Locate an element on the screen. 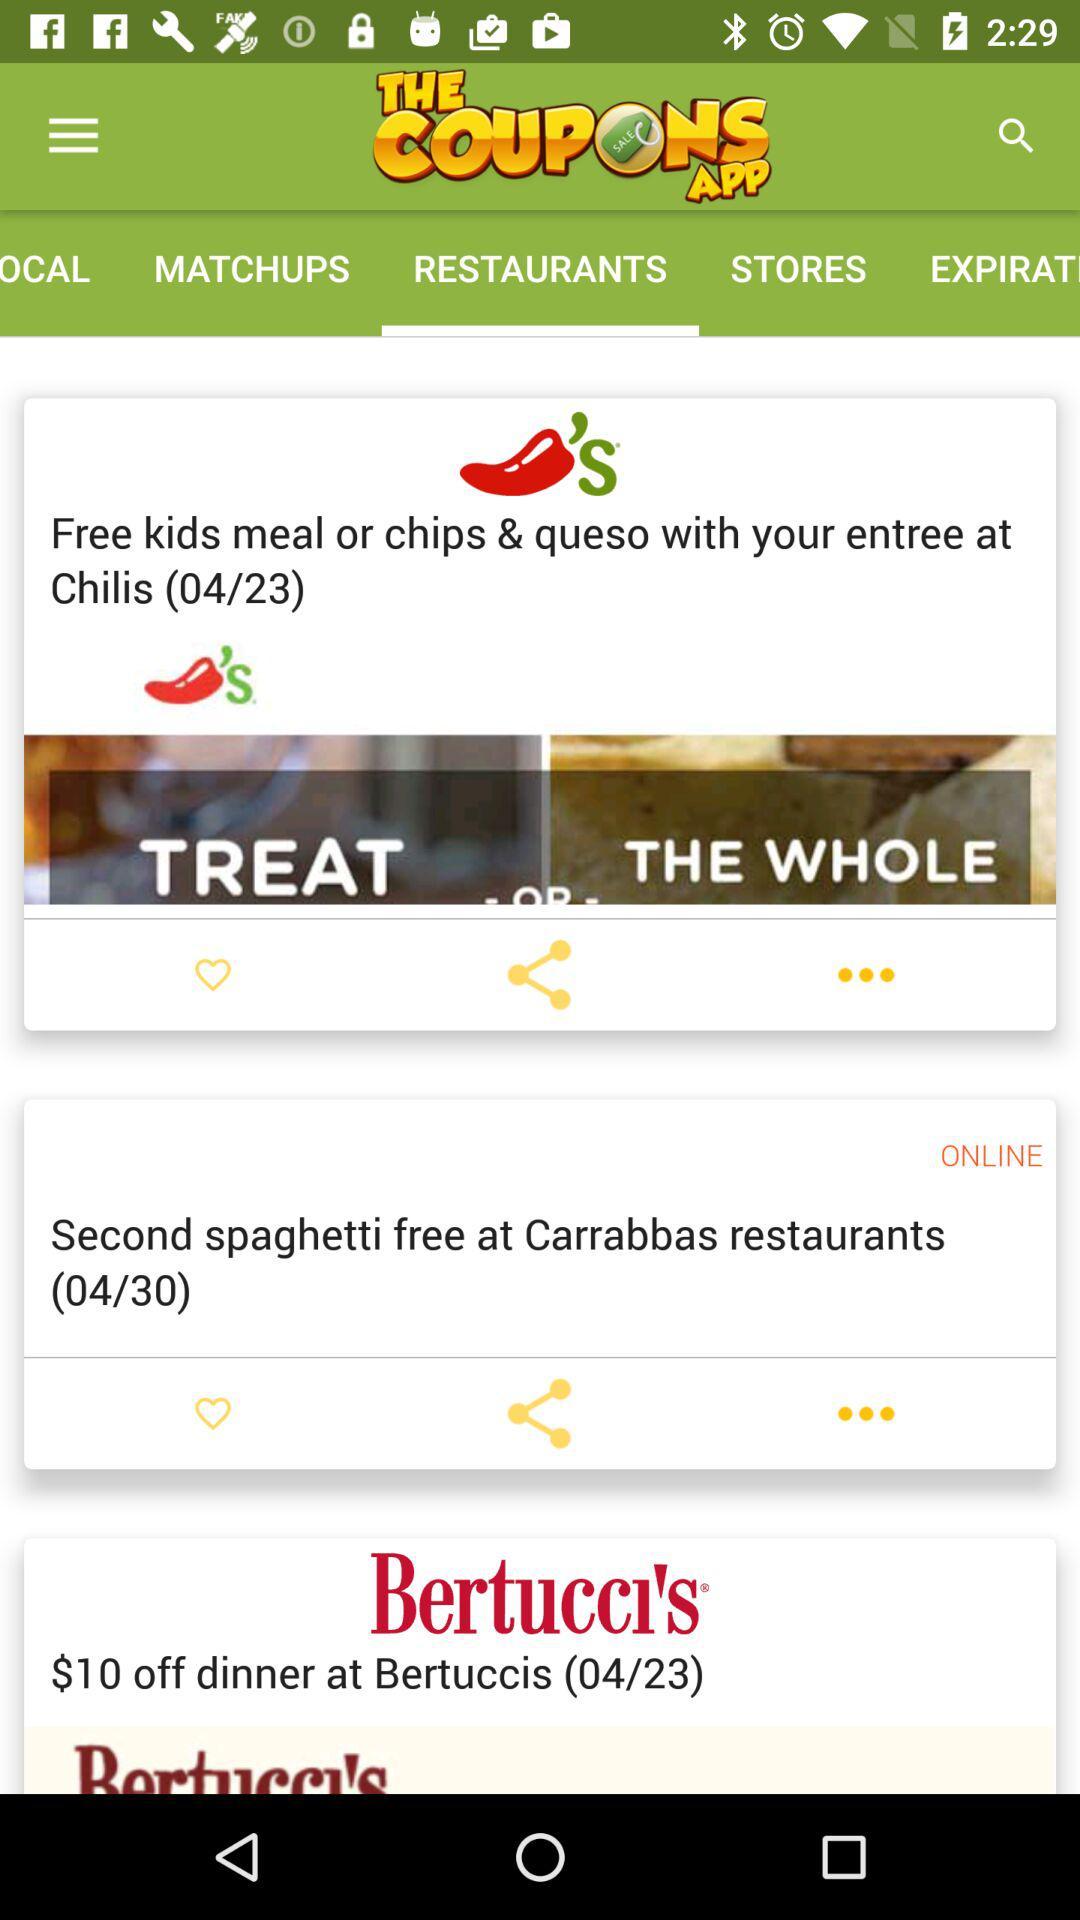  the icon next to the expiration icon is located at coordinates (571, 135).